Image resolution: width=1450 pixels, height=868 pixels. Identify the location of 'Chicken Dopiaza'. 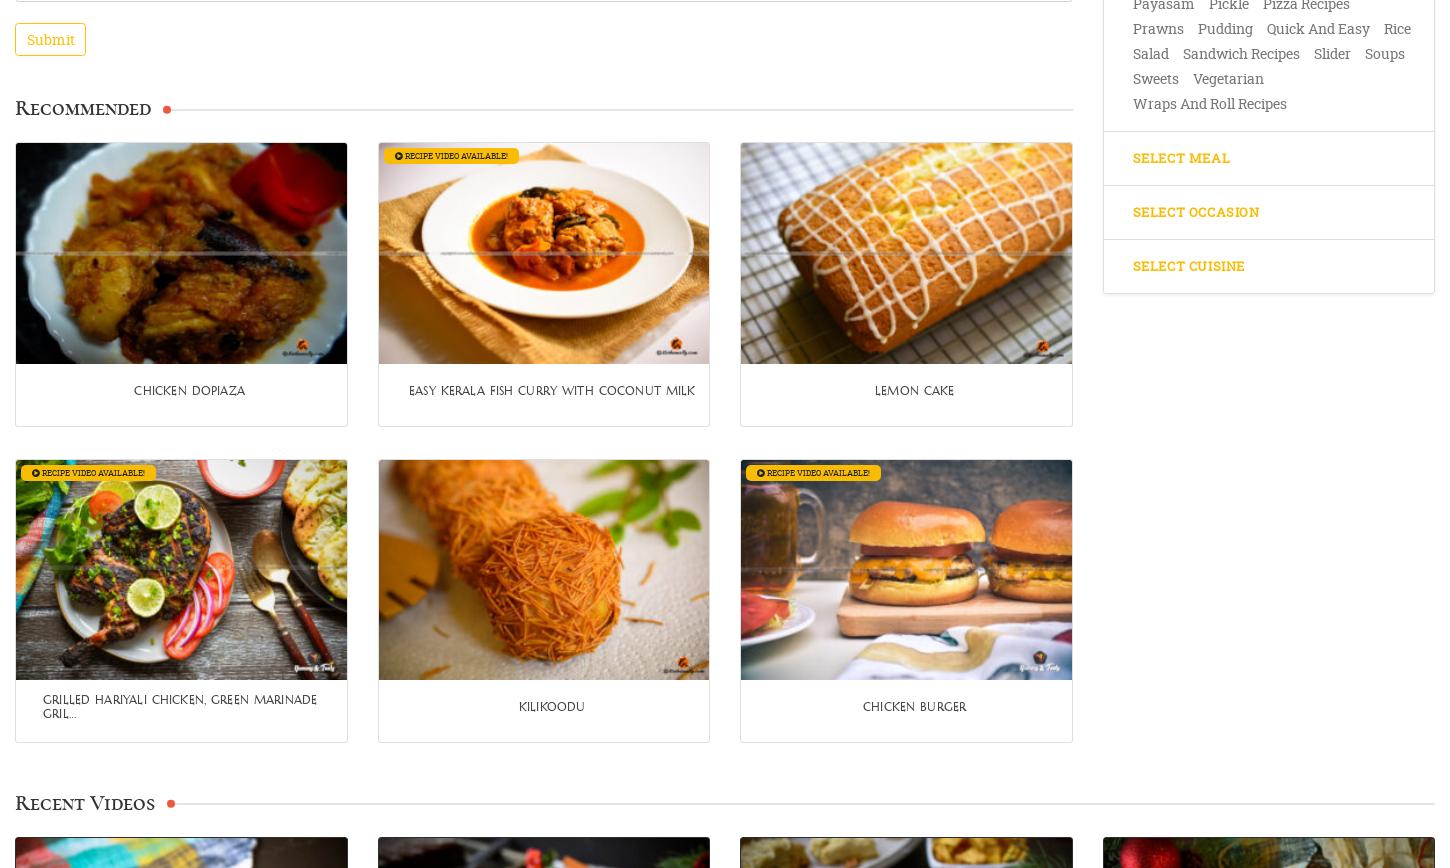
(132, 389).